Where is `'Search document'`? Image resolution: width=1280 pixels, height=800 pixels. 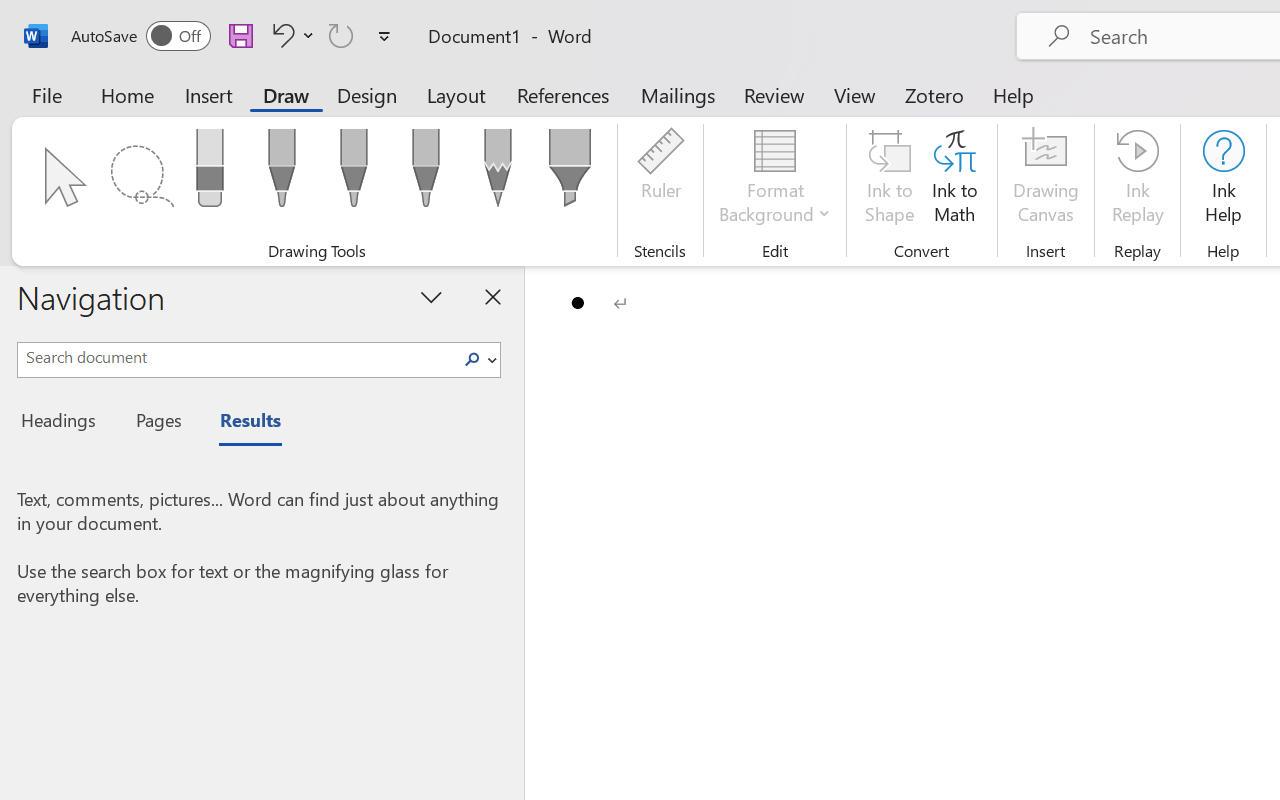
'Search document' is located at coordinates (237, 357).